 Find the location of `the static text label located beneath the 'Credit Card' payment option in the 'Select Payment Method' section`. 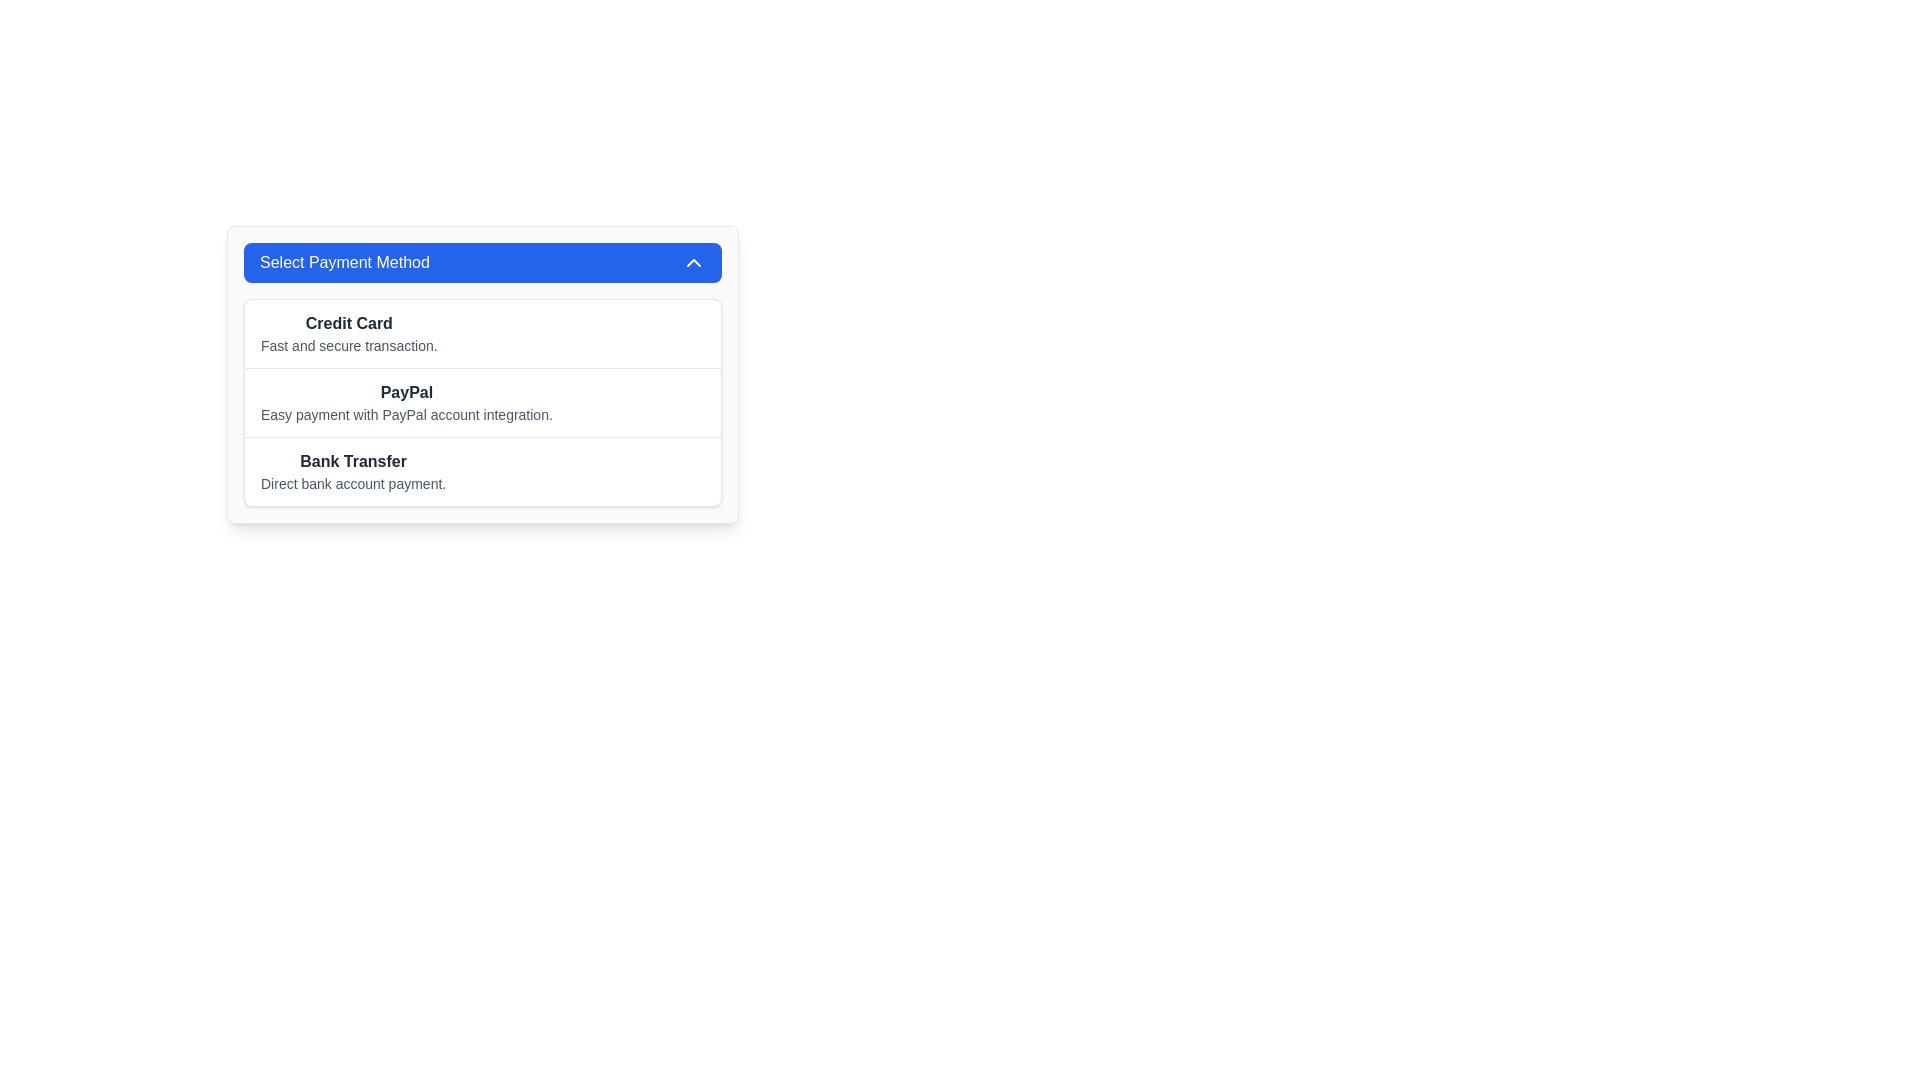

the static text label located beneath the 'Credit Card' payment option in the 'Select Payment Method' section is located at coordinates (349, 345).